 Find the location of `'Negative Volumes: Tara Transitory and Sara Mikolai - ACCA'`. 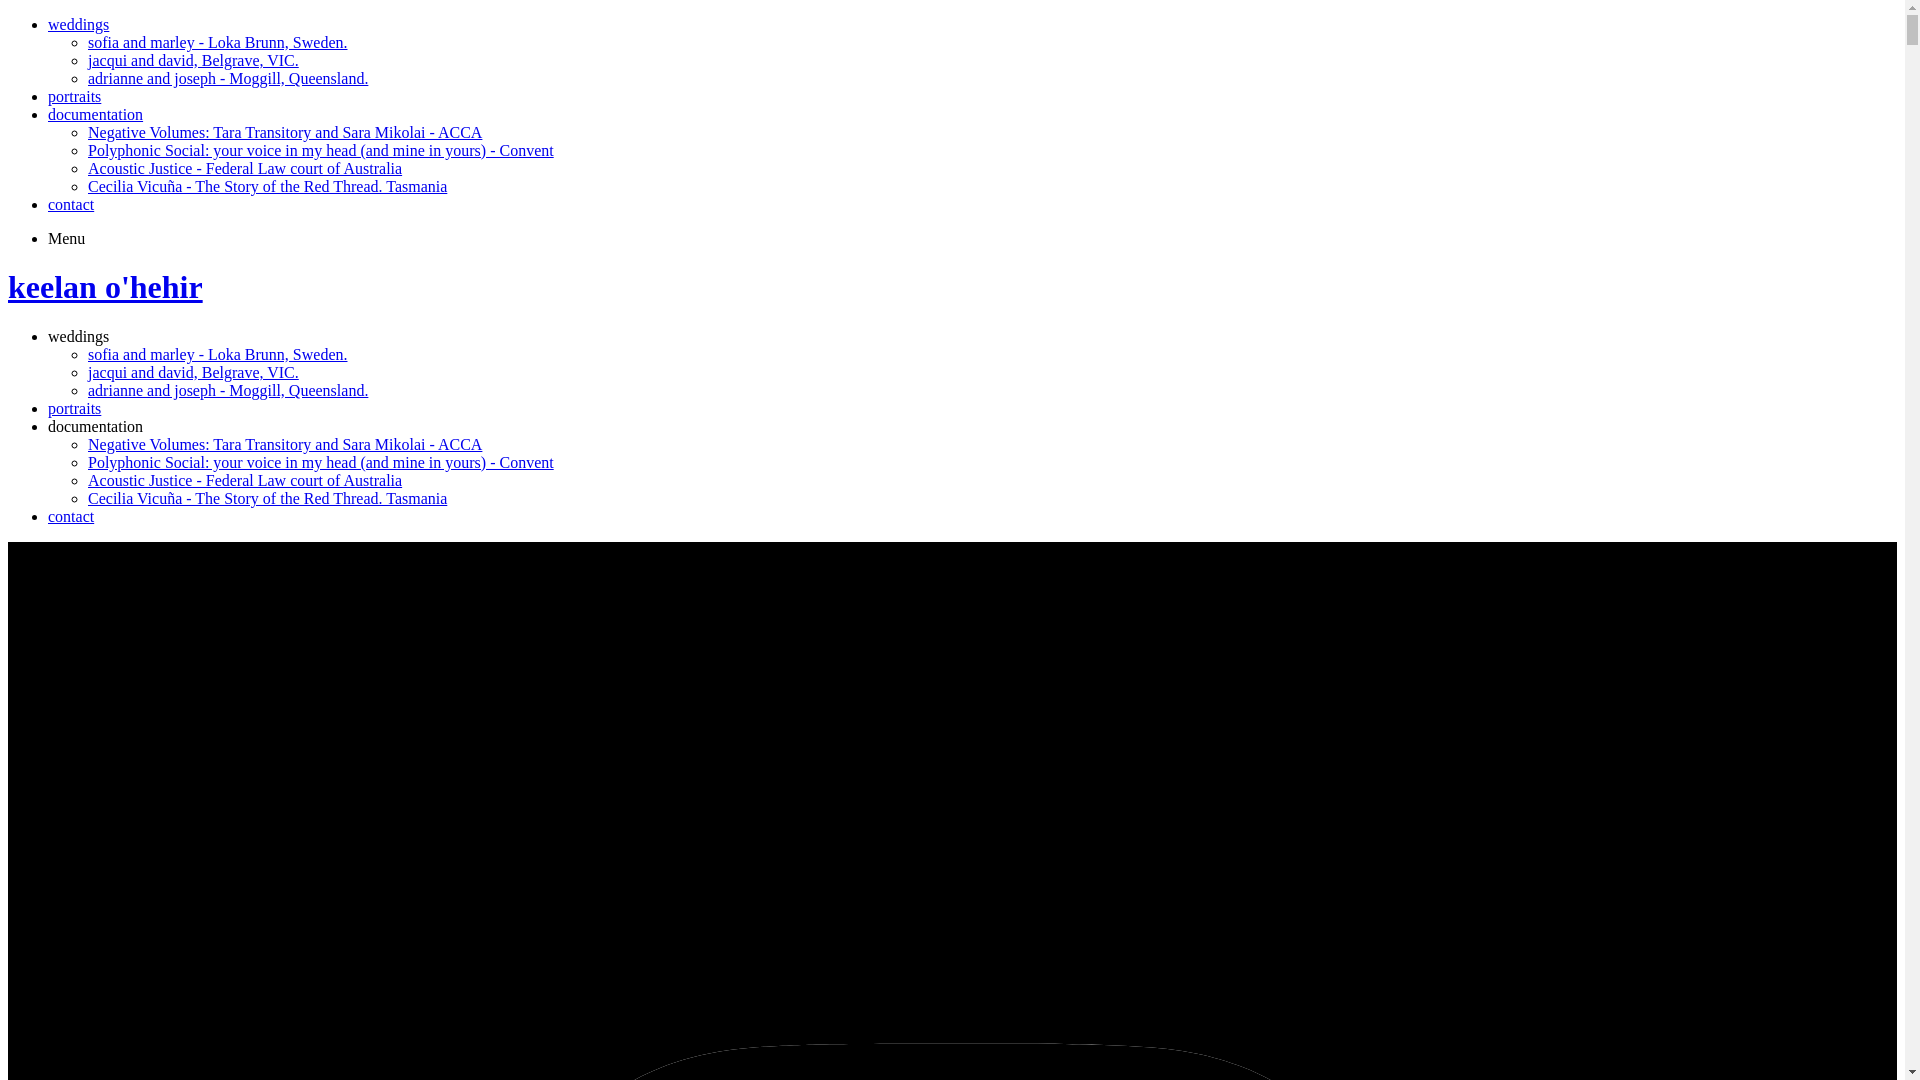

'Negative Volumes: Tara Transitory and Sara Mikolai - ACCA' is located at coordinates (283, 132).